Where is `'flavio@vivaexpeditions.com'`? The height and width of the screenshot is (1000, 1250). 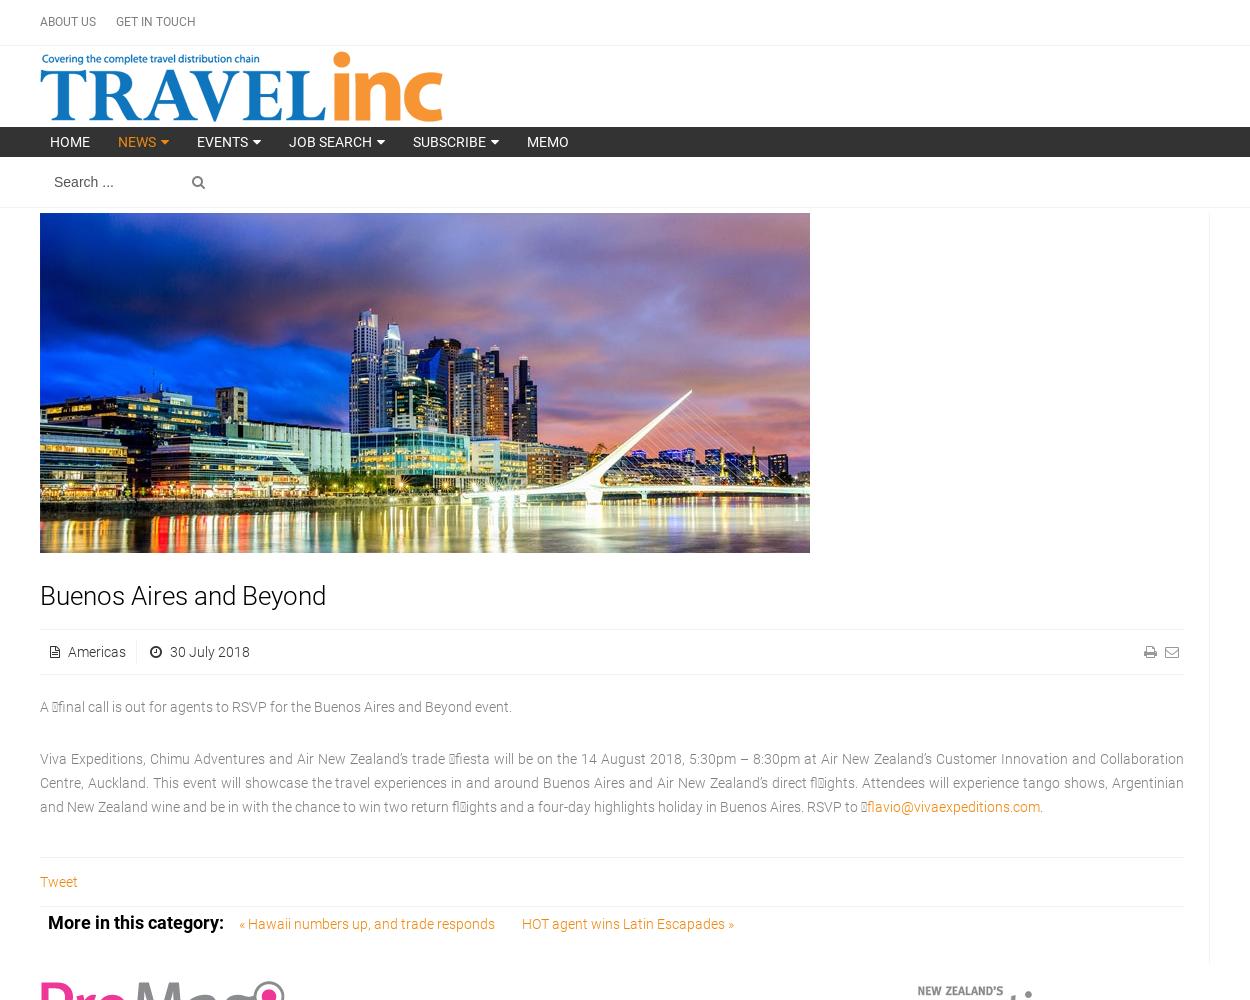
'flavio@vivaexpeditions.com' is located at coordinates (866, 807).